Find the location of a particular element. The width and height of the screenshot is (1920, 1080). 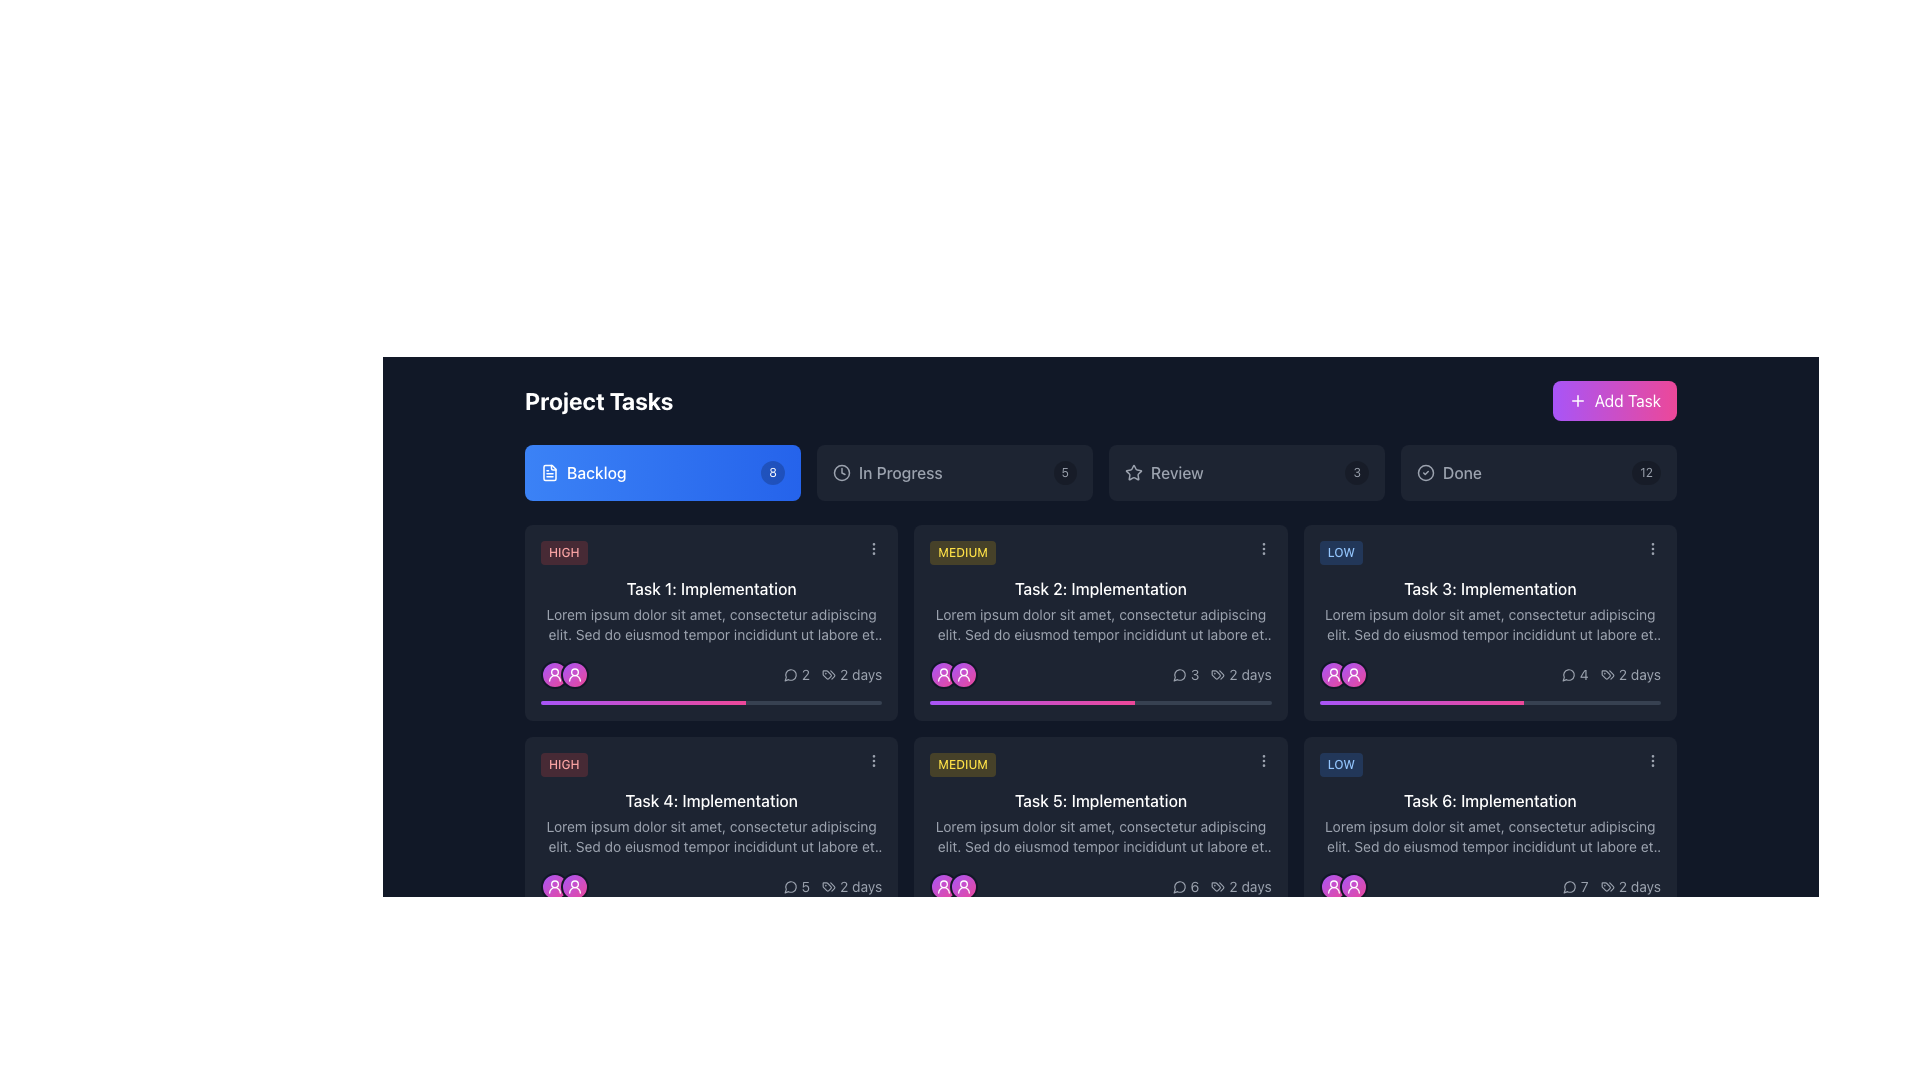

the Icon group (user avatars) representing two users in the 'Task 5: Implementation' card located in the second row and second column of the project tasks grid is located at coordinates (953, 886).